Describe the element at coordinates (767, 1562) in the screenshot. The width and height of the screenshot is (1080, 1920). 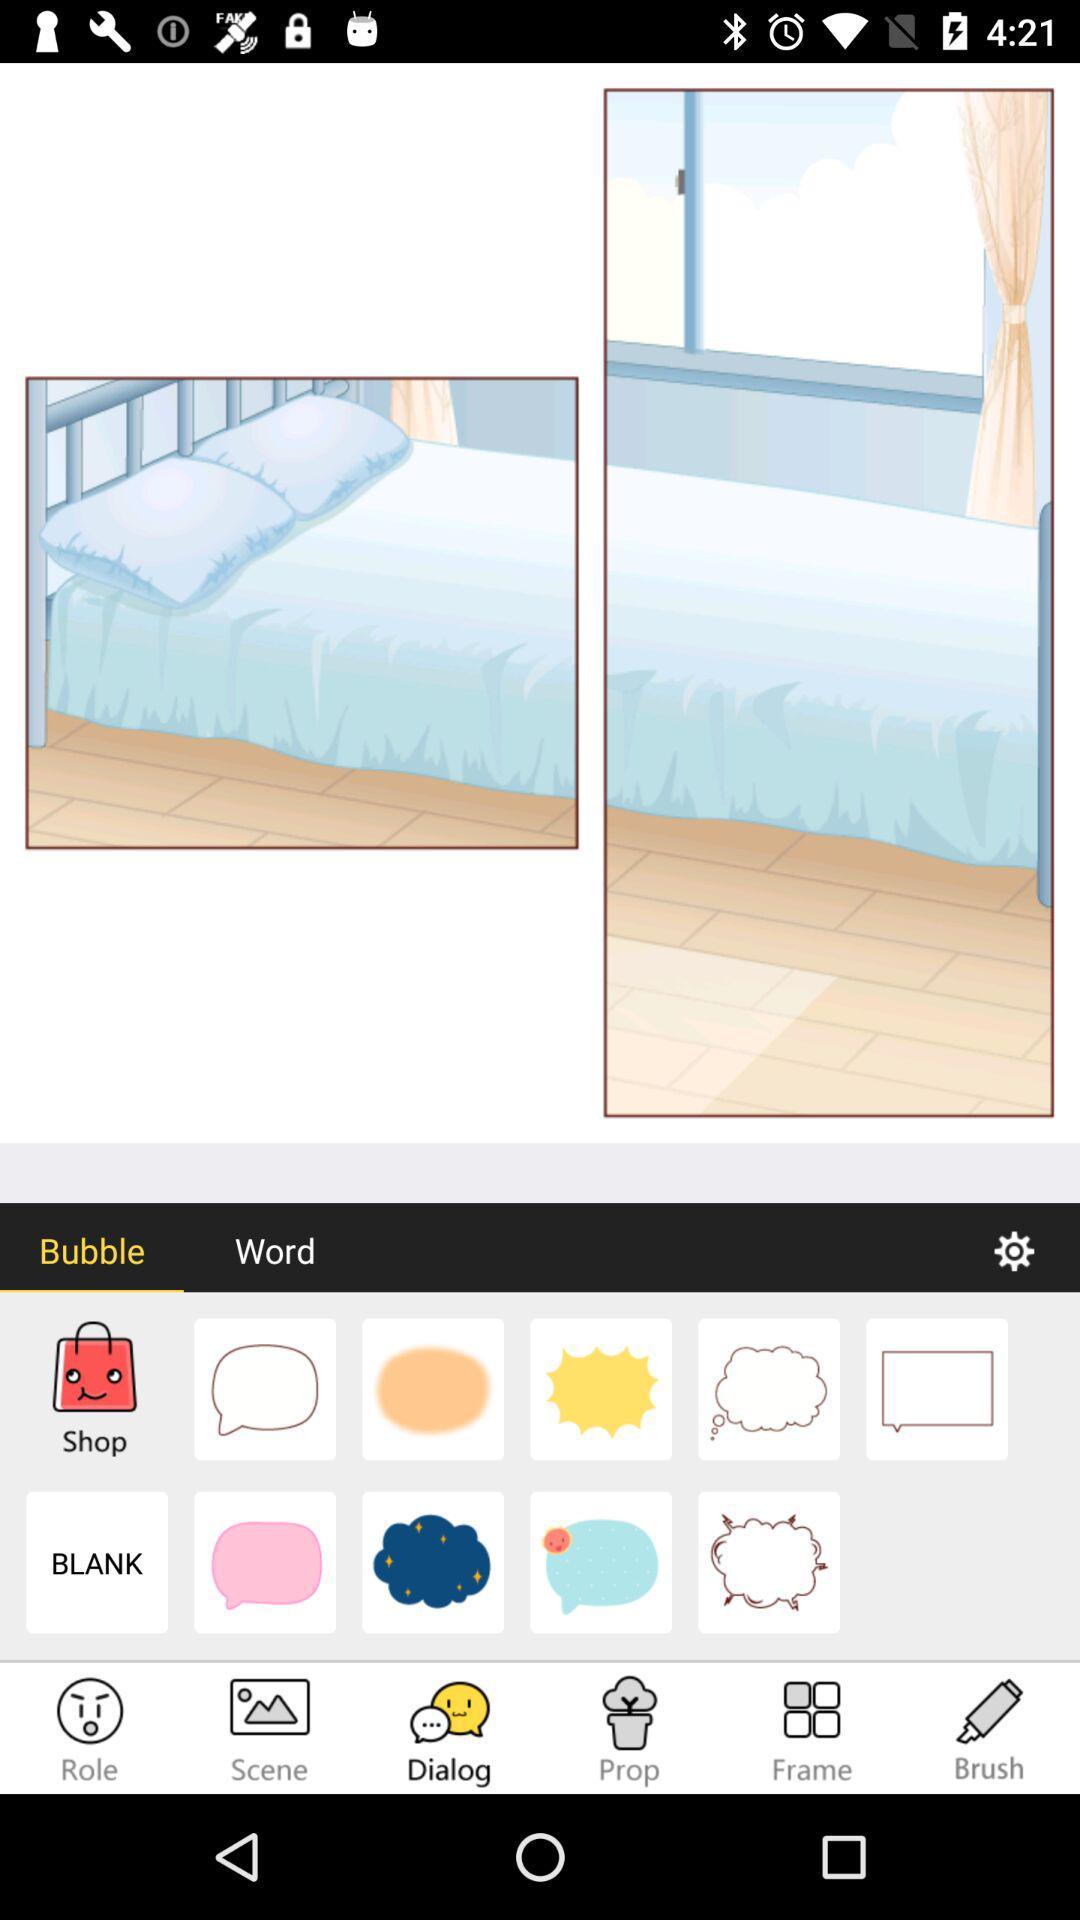
I see `last picture at the bottom` at that location.